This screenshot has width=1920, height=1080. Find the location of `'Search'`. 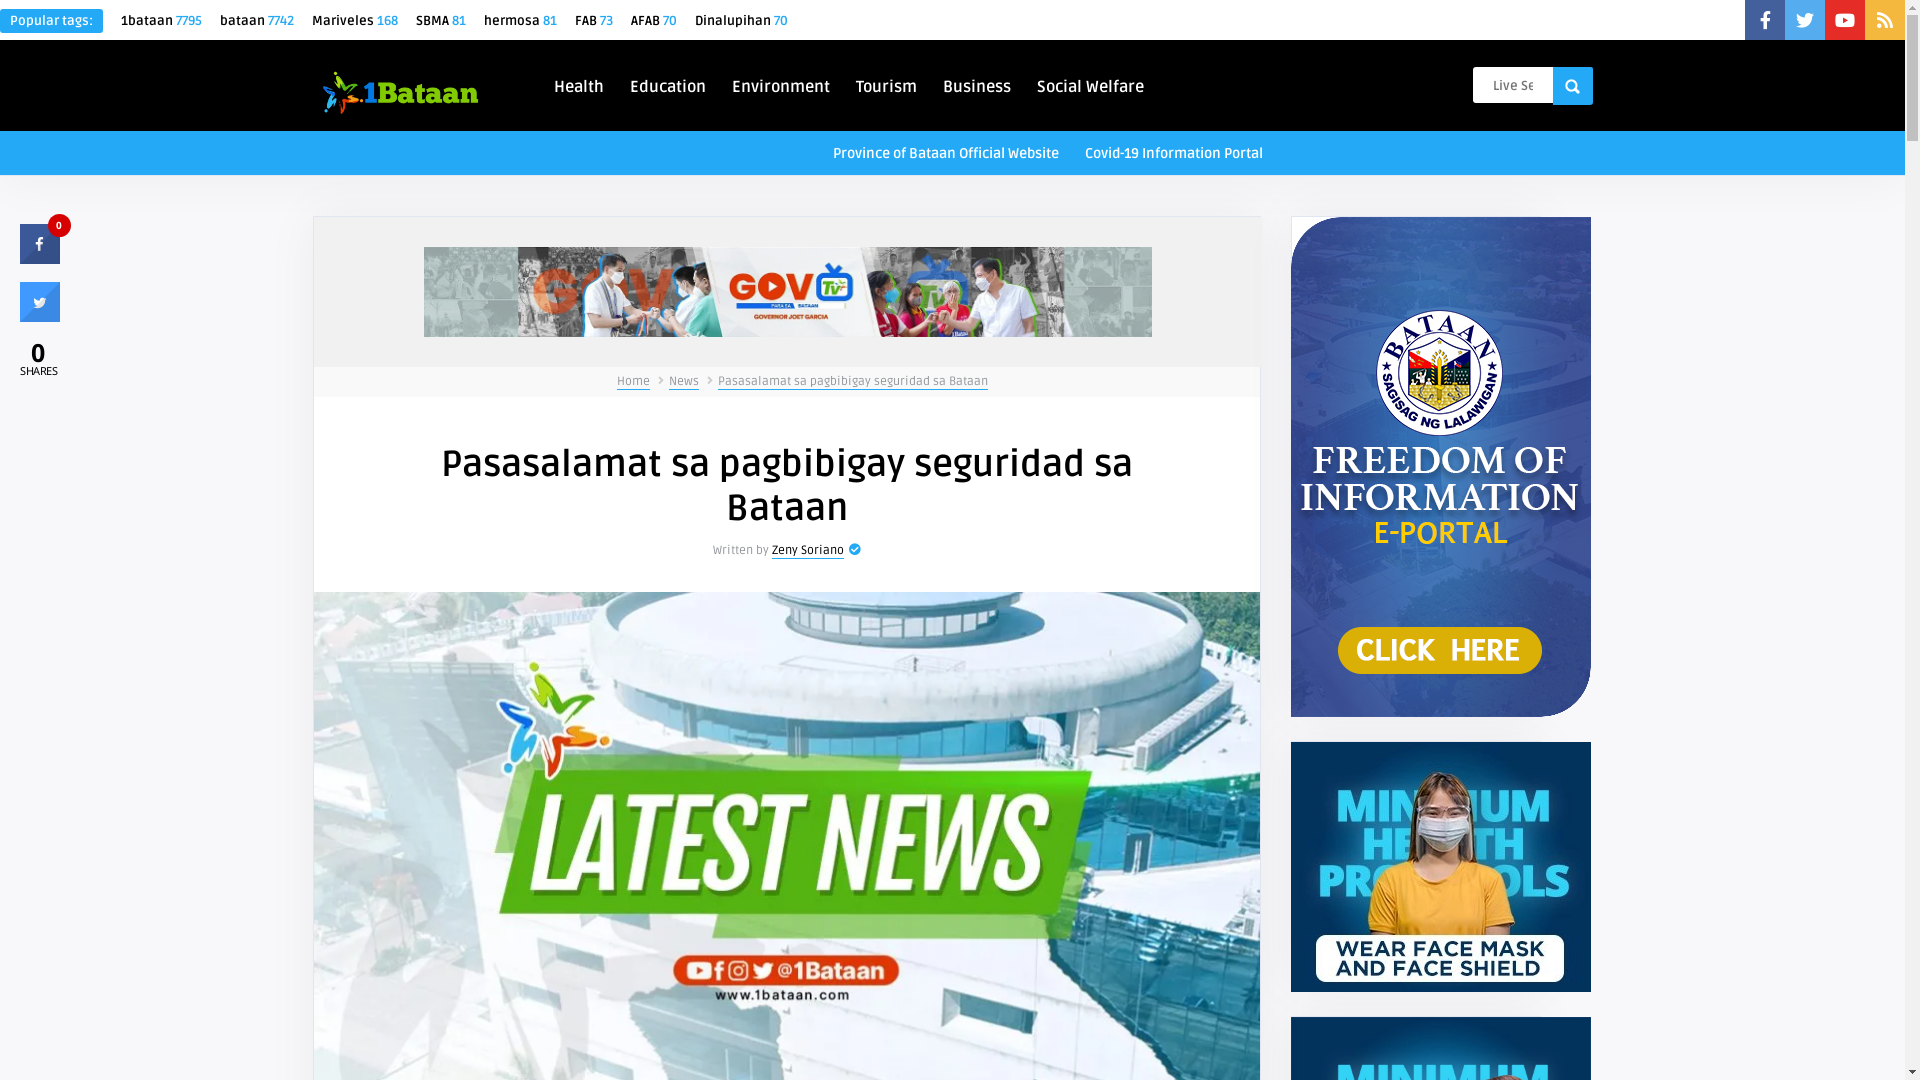

'Search' is located at coordinates (1571, 84).